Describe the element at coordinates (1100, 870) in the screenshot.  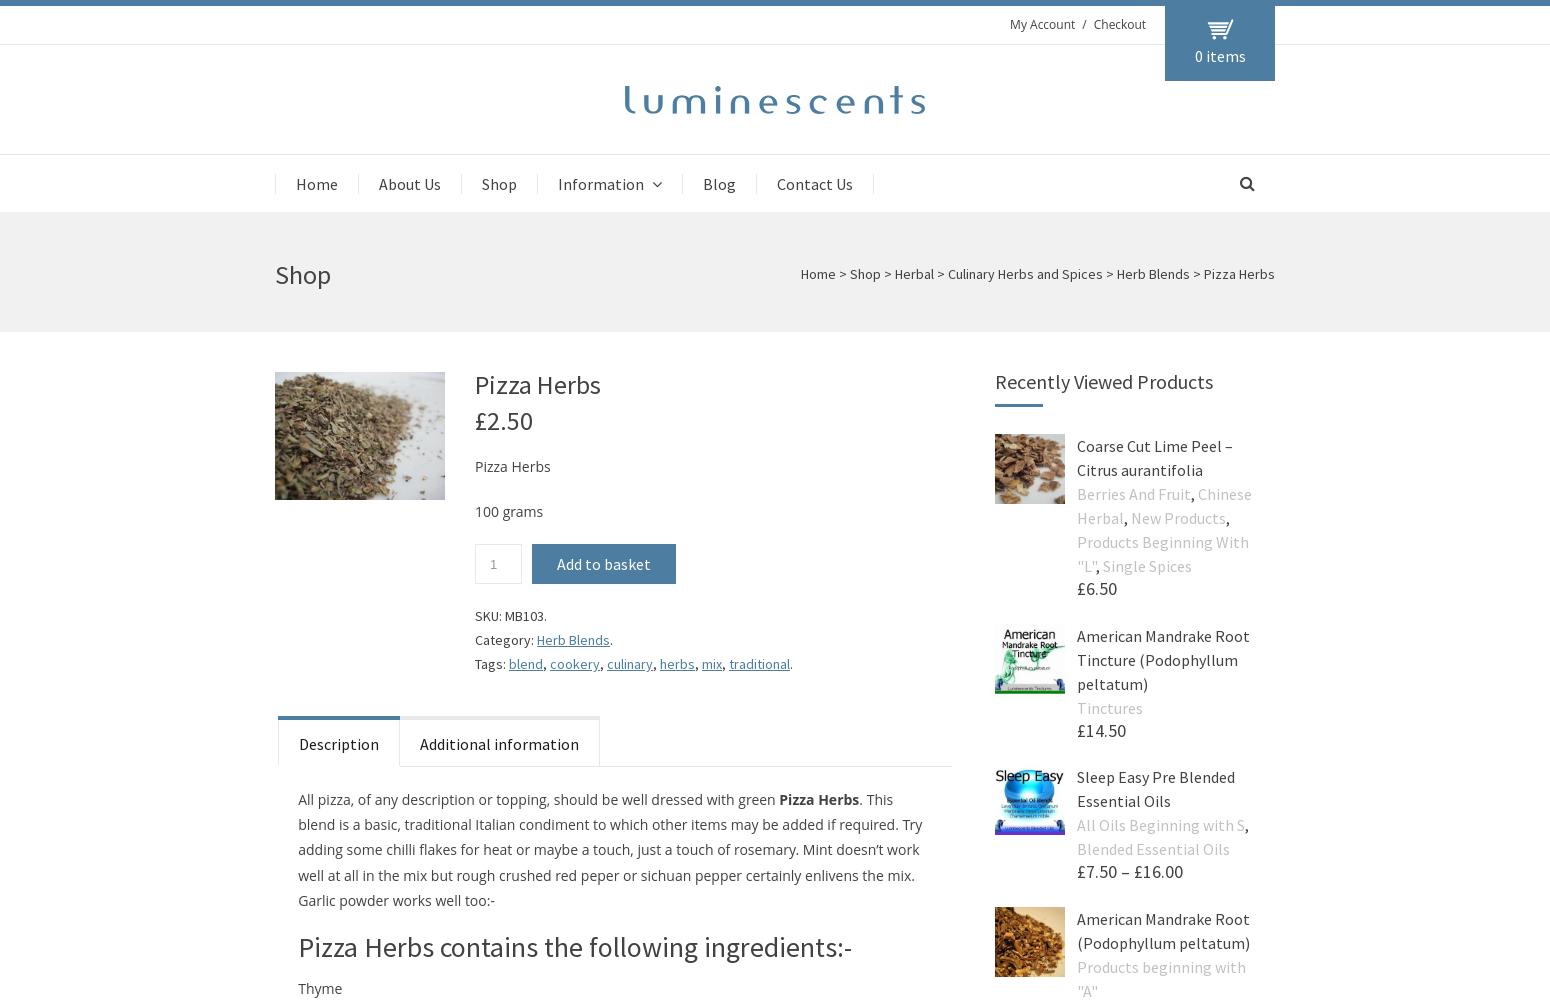
I see `'7.50'` at that location.